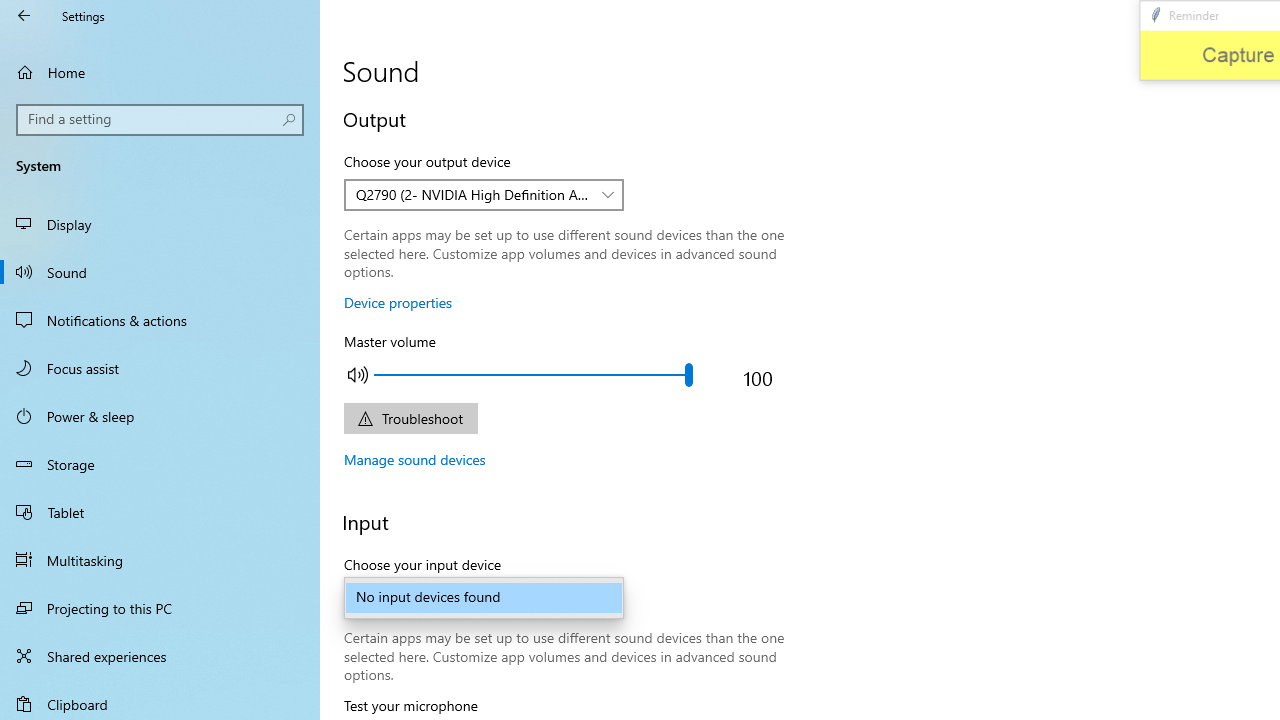  Describe the element at coordinates (409, 417) in the screenshot. I see `'Output device troubleshoot'` at that location.